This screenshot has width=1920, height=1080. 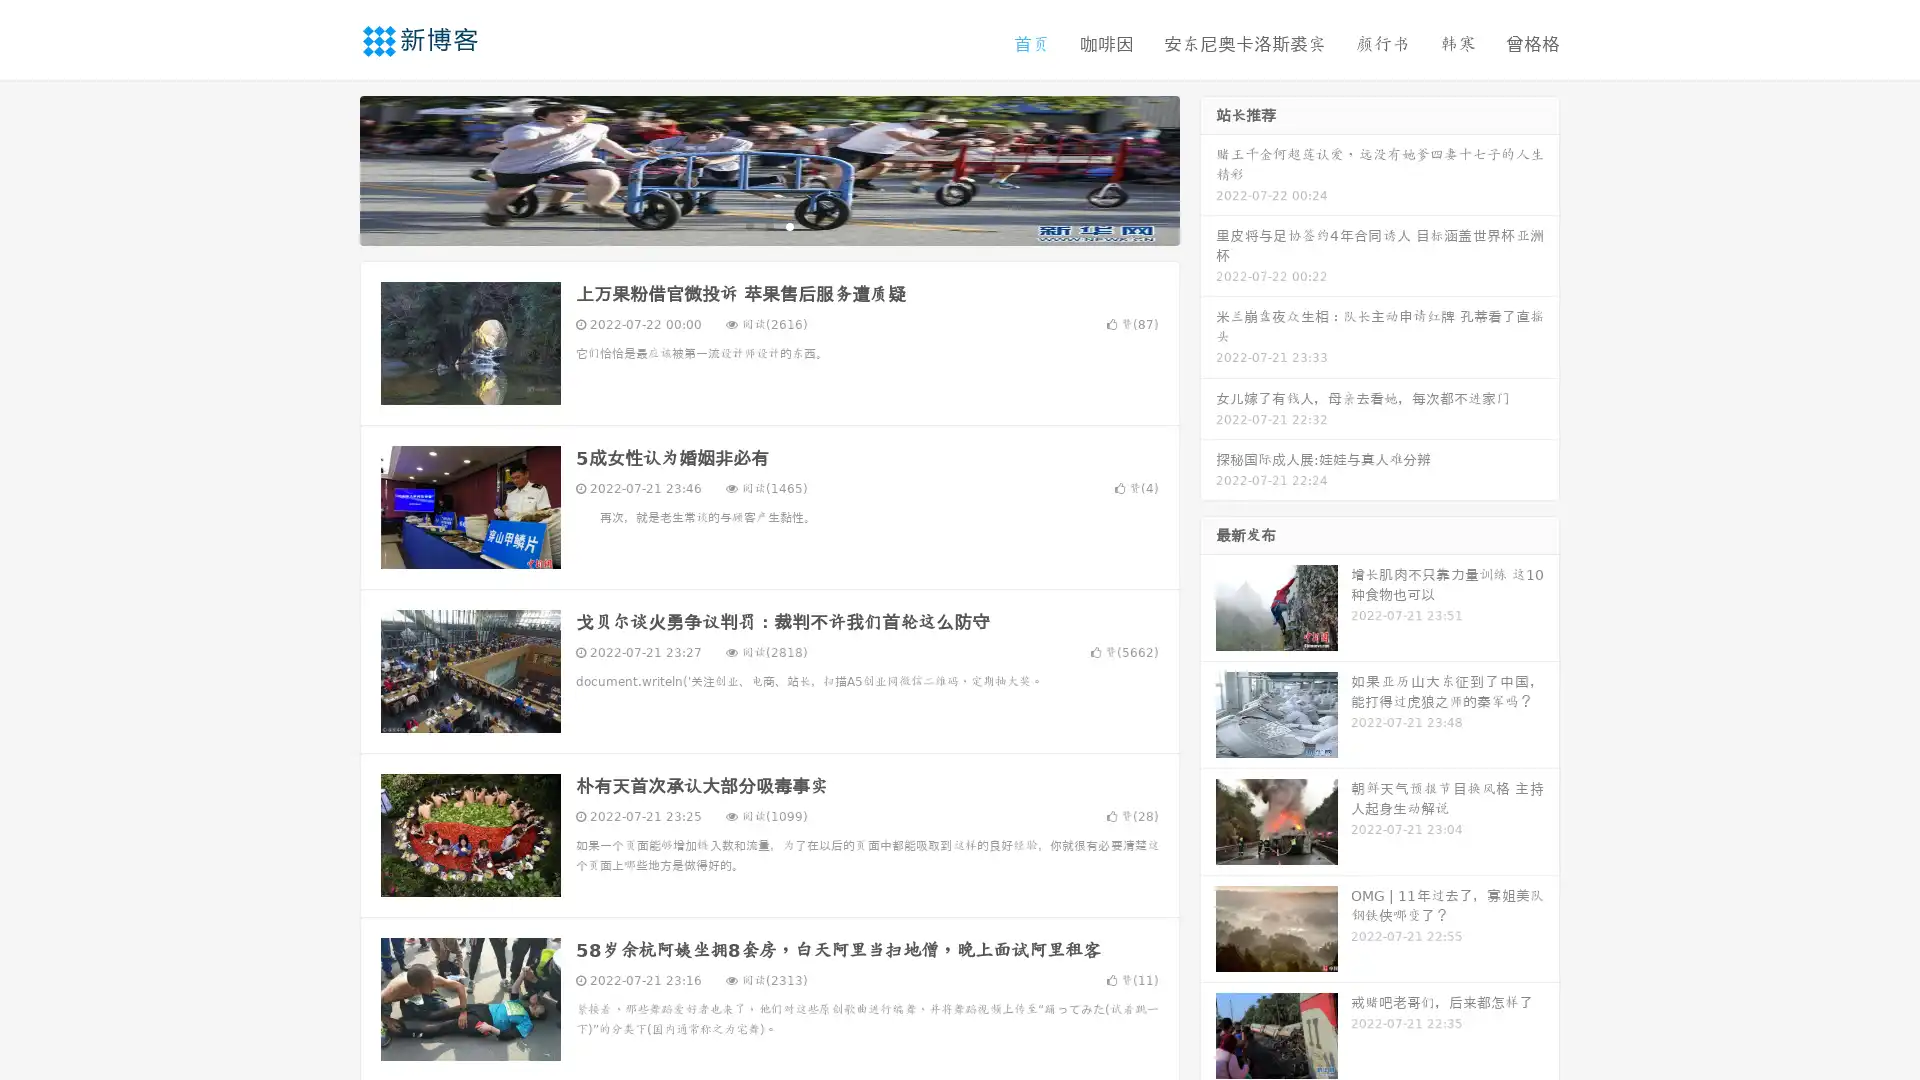 What do you see at coordinates (330, 168) in the screenshot?
I see `Previous slide` at bounding box center [330, 168].